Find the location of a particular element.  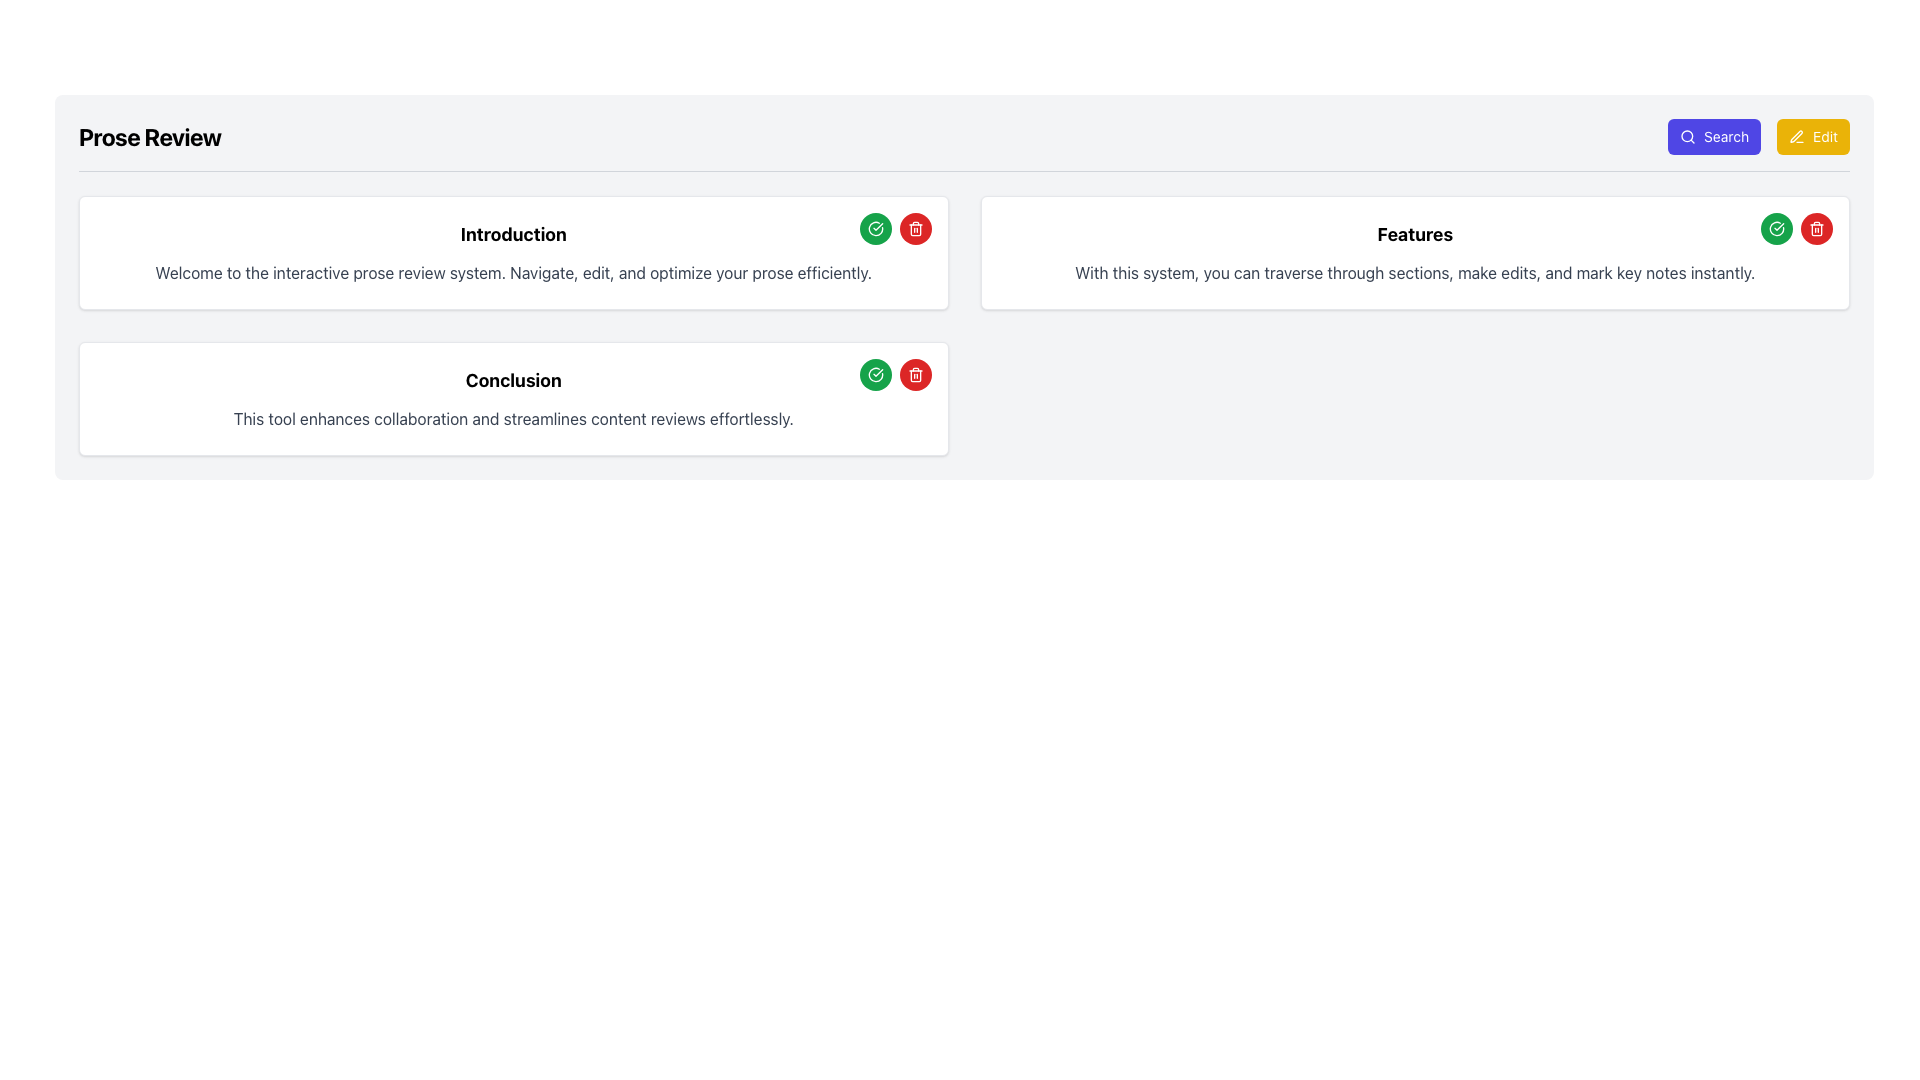

the text block containing the message 'Welcome to the interactive prose review system.' which is styled with gray text color and positioned below the heading 'Introduction' is located at coordinates (513, 273).